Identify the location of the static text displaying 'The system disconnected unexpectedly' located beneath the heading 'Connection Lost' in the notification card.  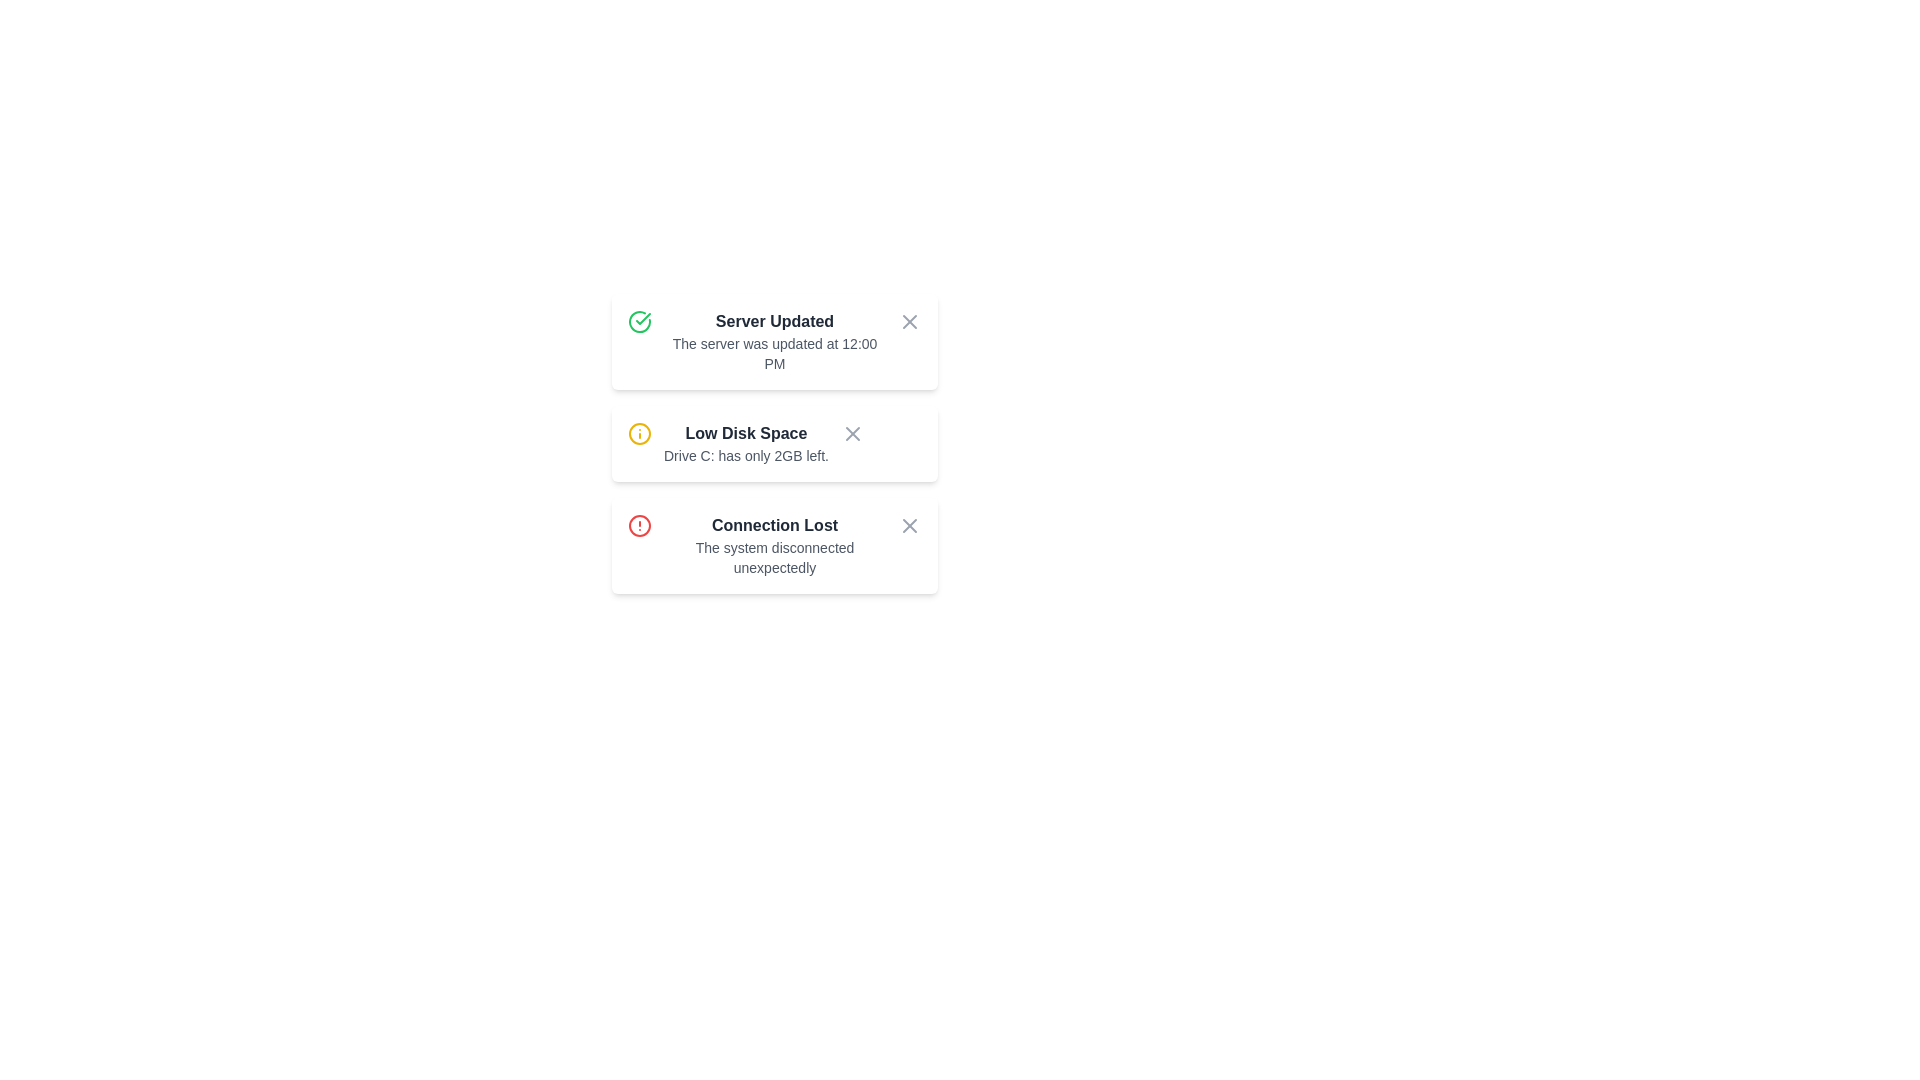
(773, 558).